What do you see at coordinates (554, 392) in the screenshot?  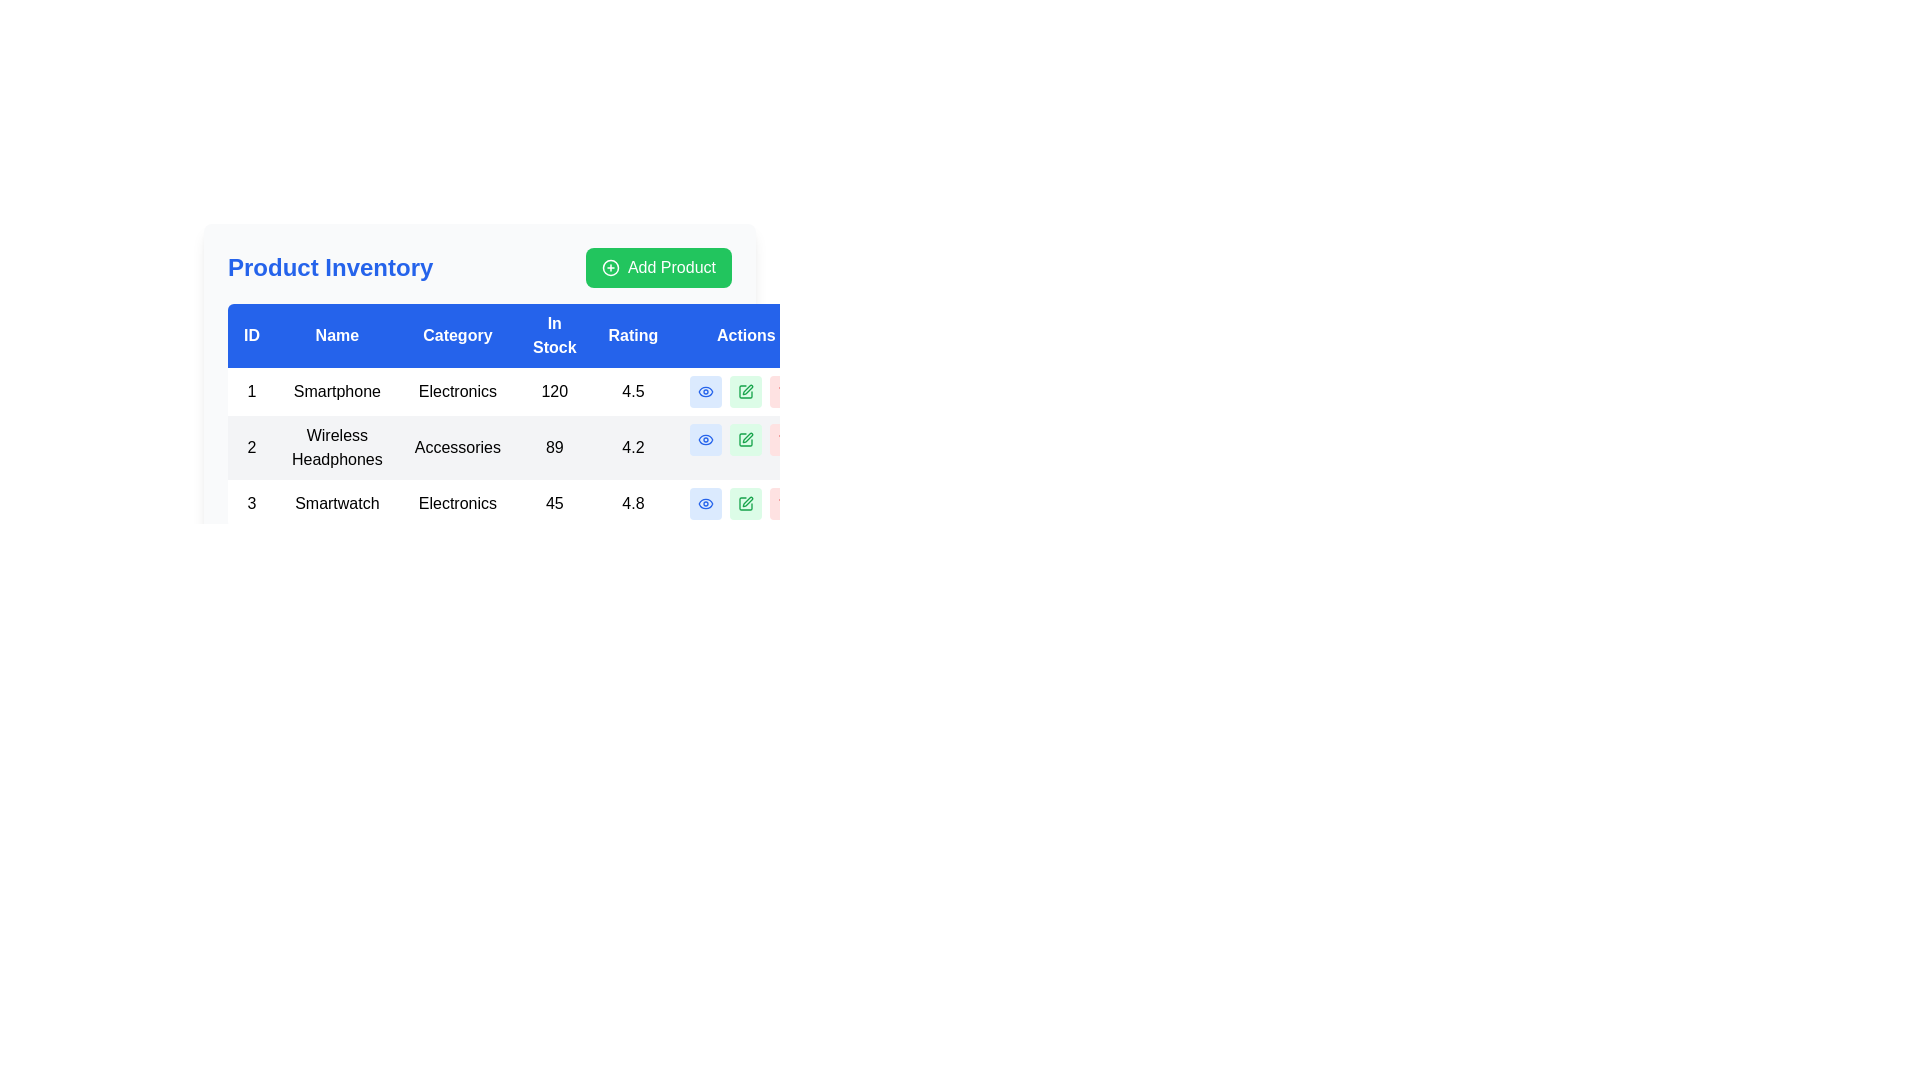 I see `the table cell displaying the number '120' in bold, centered format located in the 'In Stock' column of the first row` at bounding box center [554, 392].